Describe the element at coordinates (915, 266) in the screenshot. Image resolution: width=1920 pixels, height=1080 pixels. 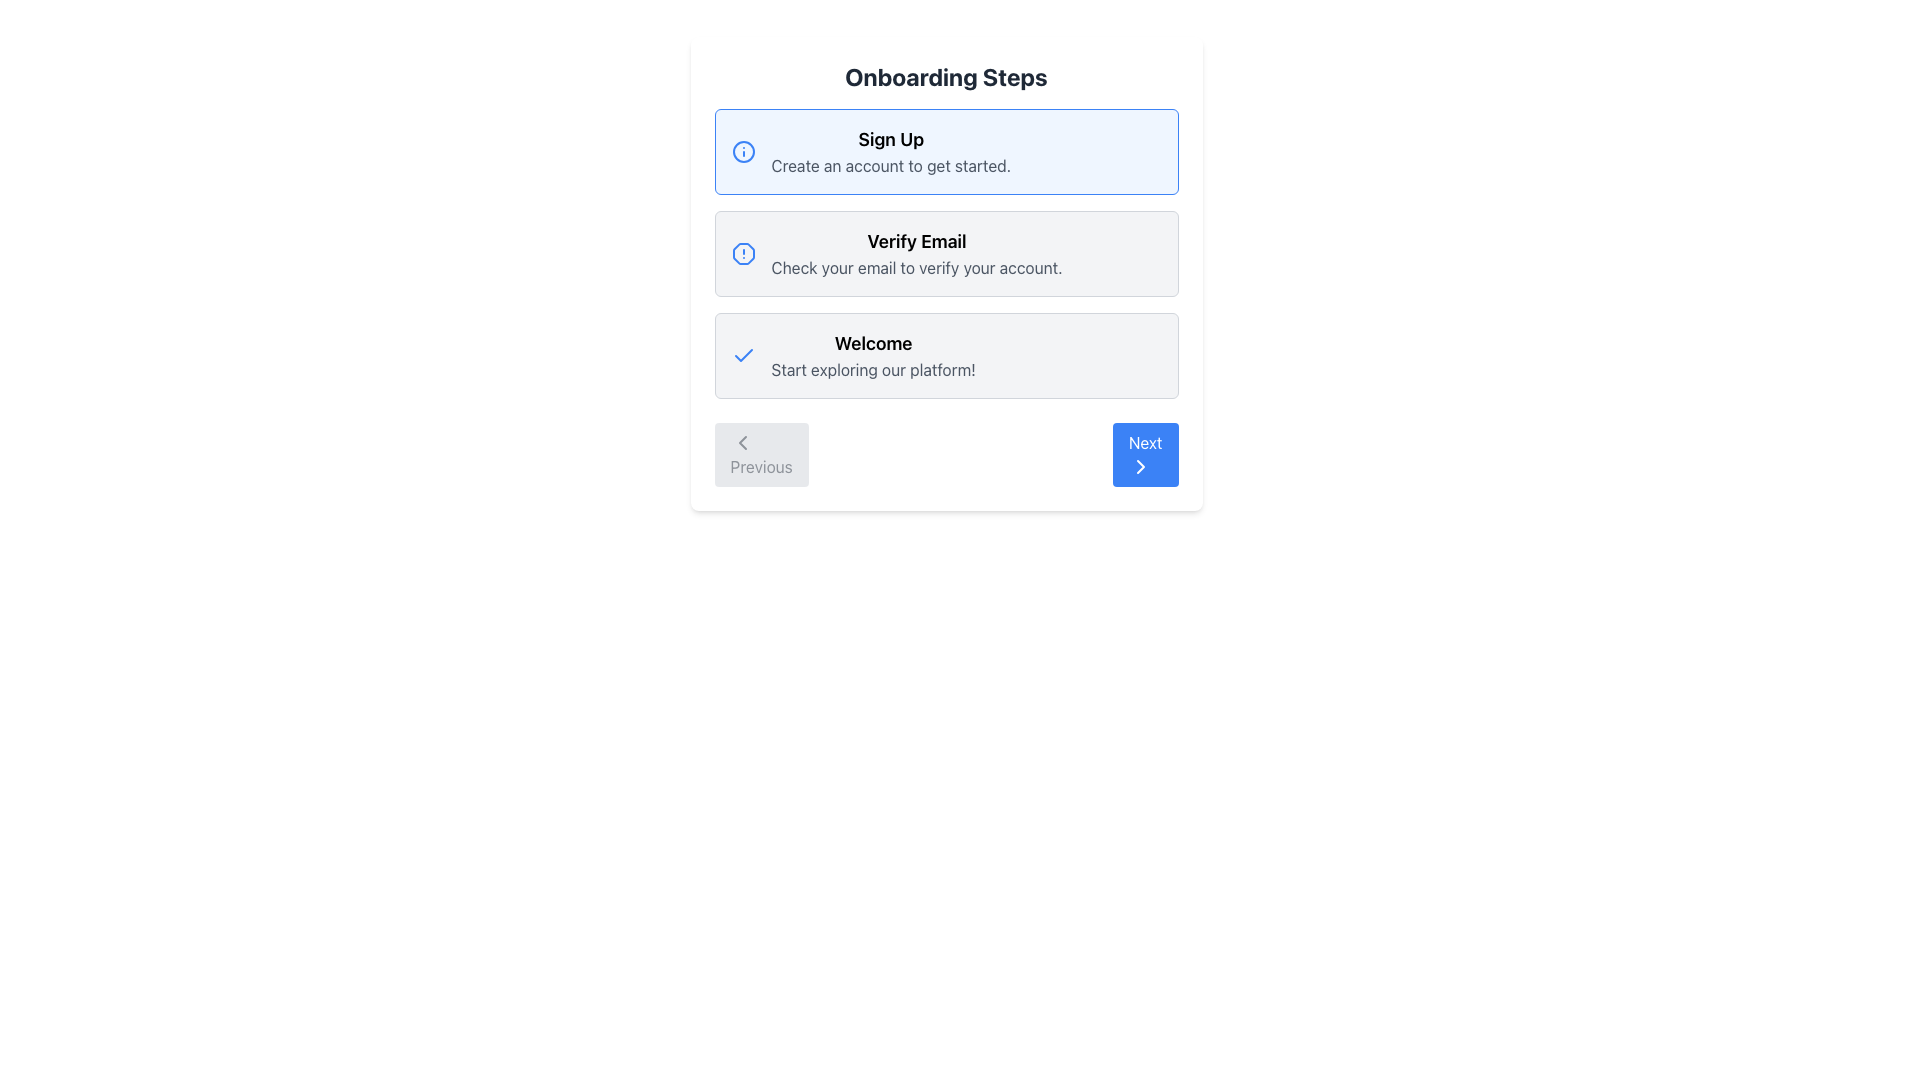
I see `the informational text instructing the user to check their email for account verification, located in the 'Verify Email' step card under the heading 'Verify Email.'` at that location.